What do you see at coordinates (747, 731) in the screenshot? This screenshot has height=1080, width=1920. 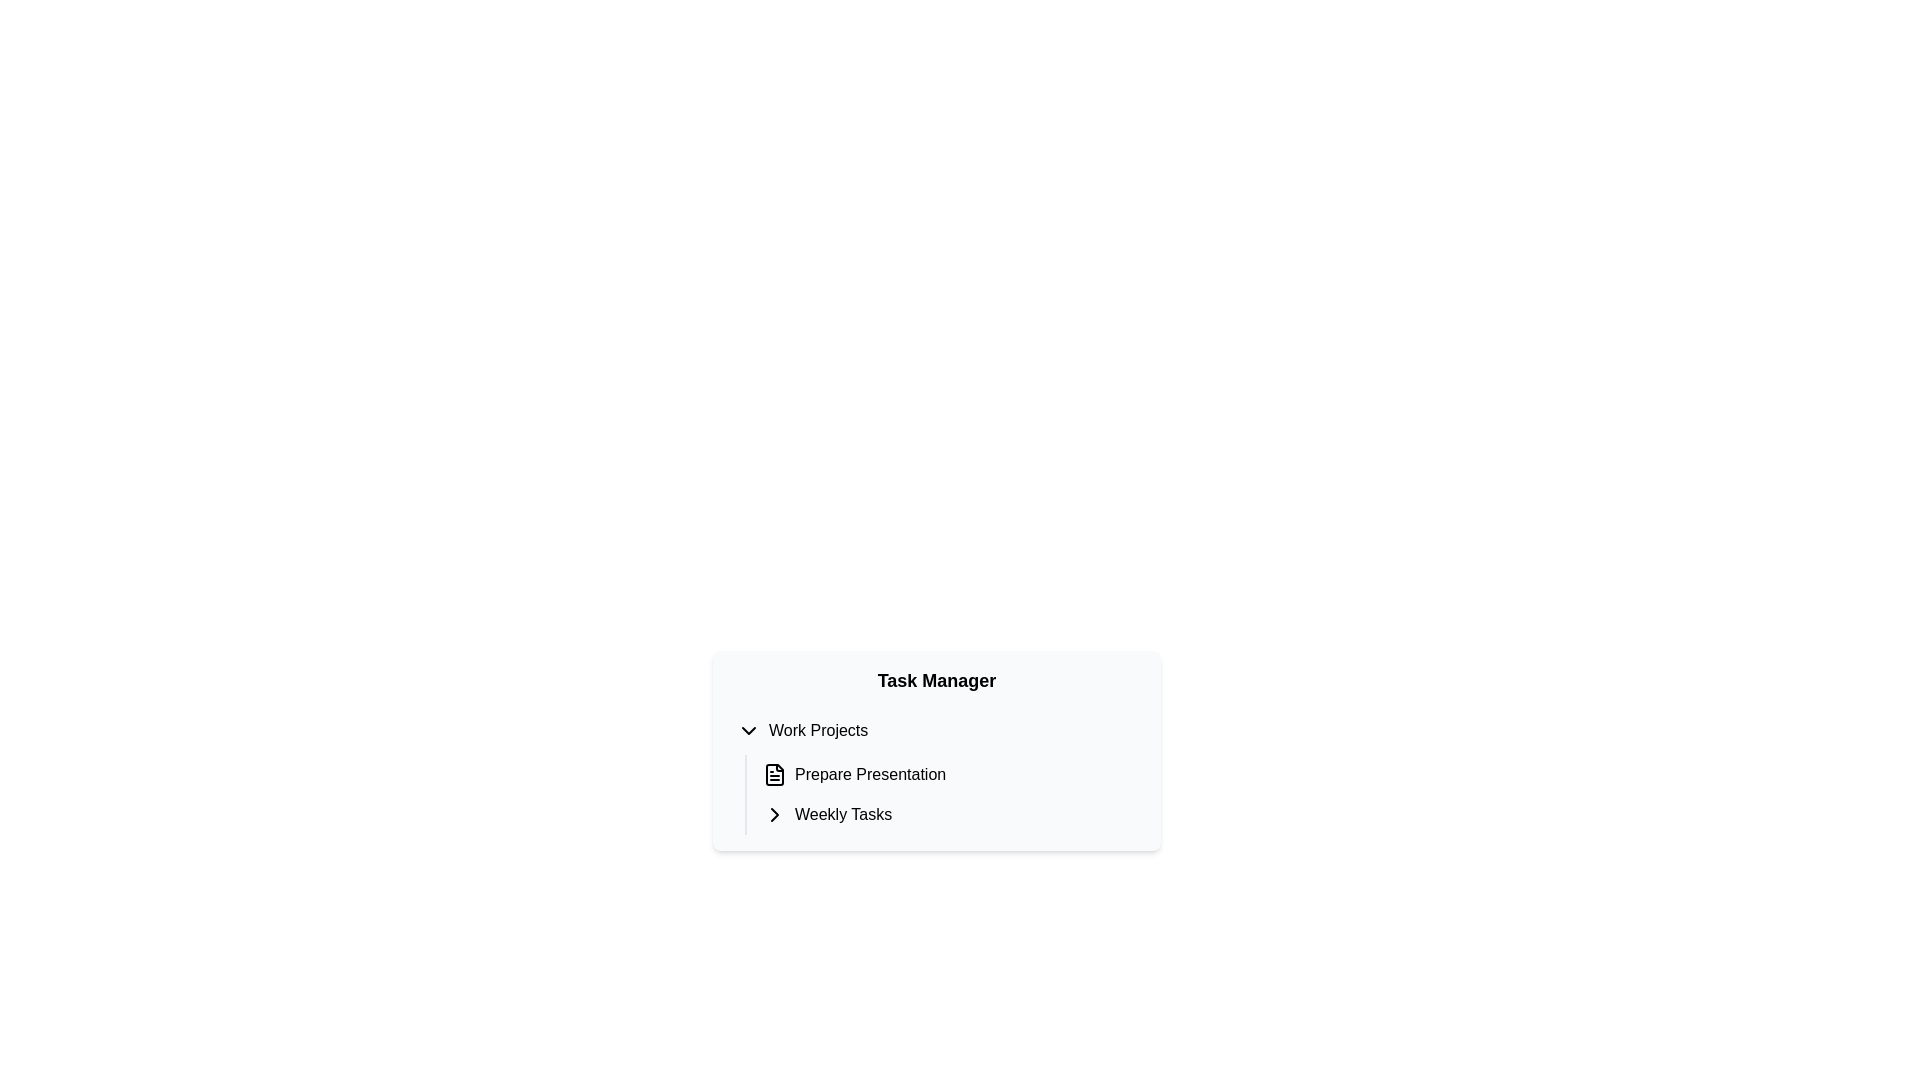 I see `the downward-pointing chevron icon next to the 'Work Projects' text` at bounding box center [747, 731].